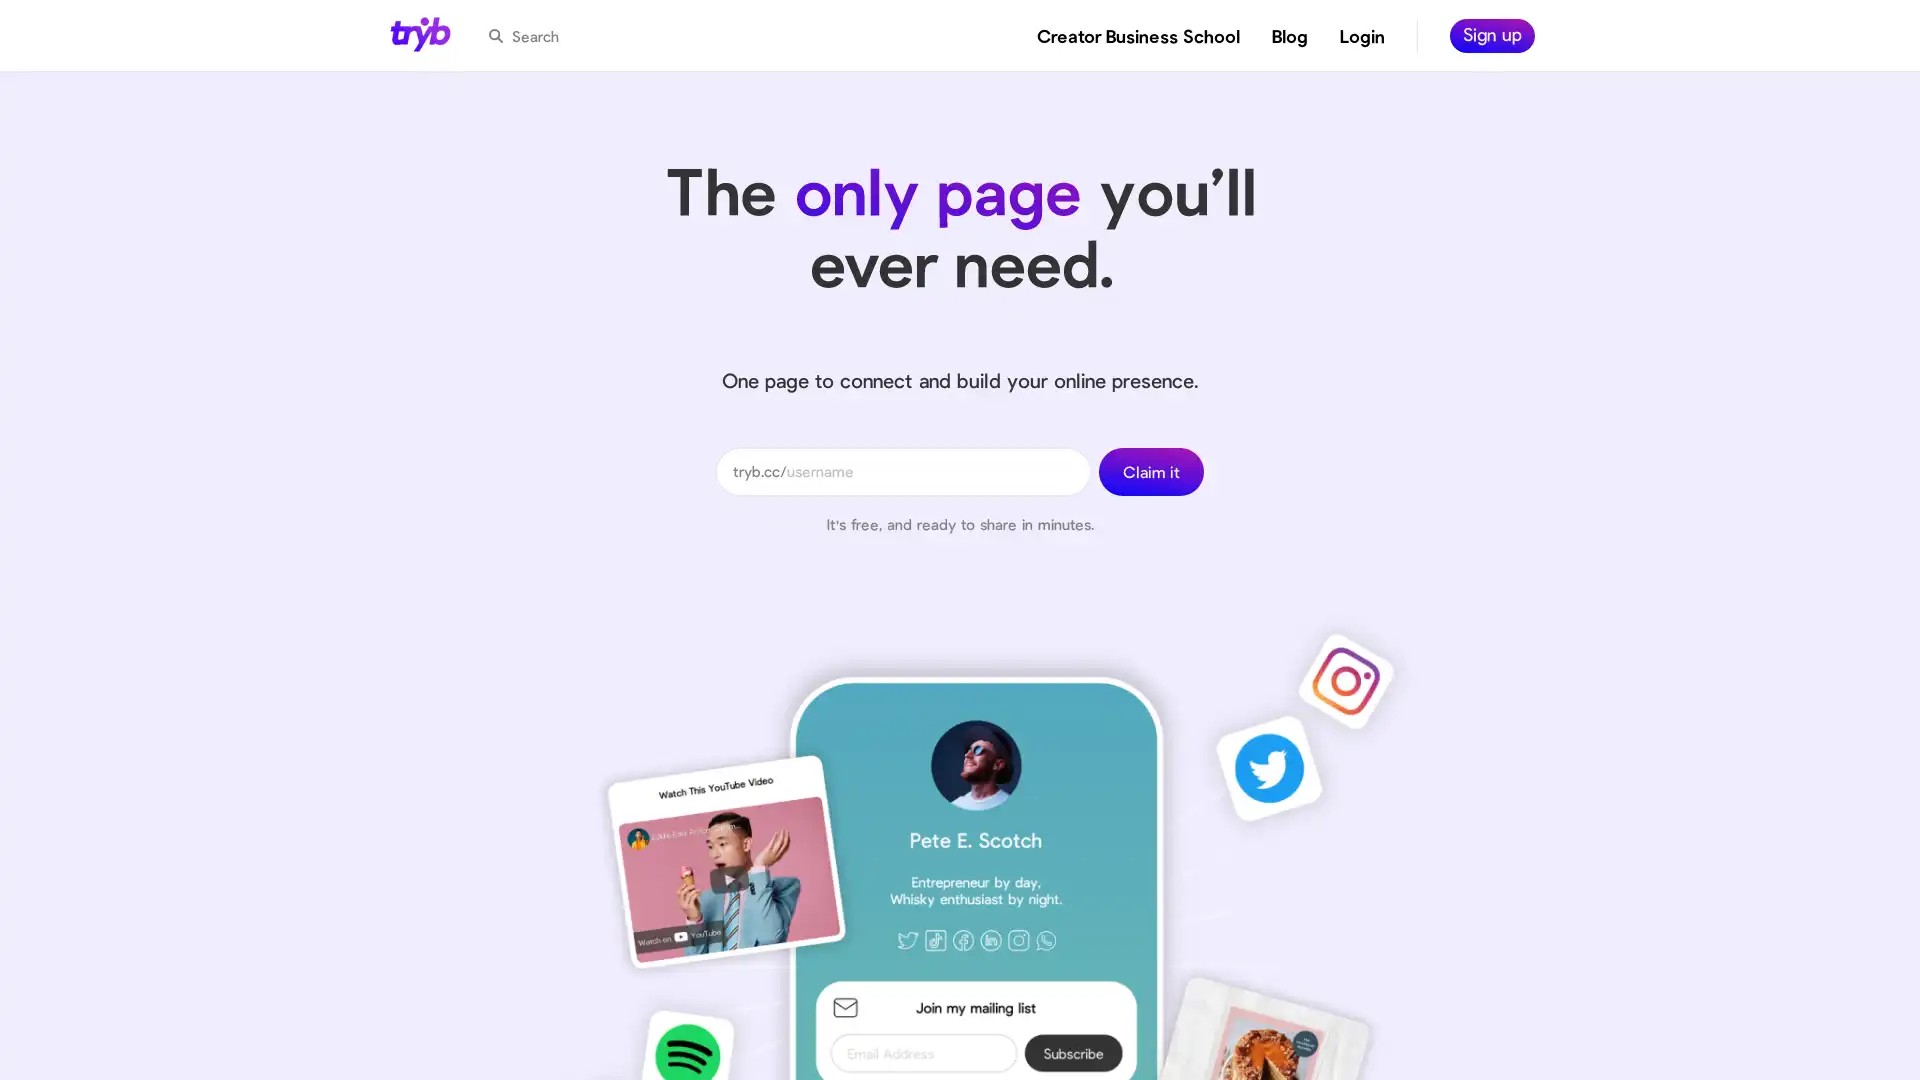  Describe the element at coordinates (1151, 471) in the screenshot. I see `Claim it` at that location.